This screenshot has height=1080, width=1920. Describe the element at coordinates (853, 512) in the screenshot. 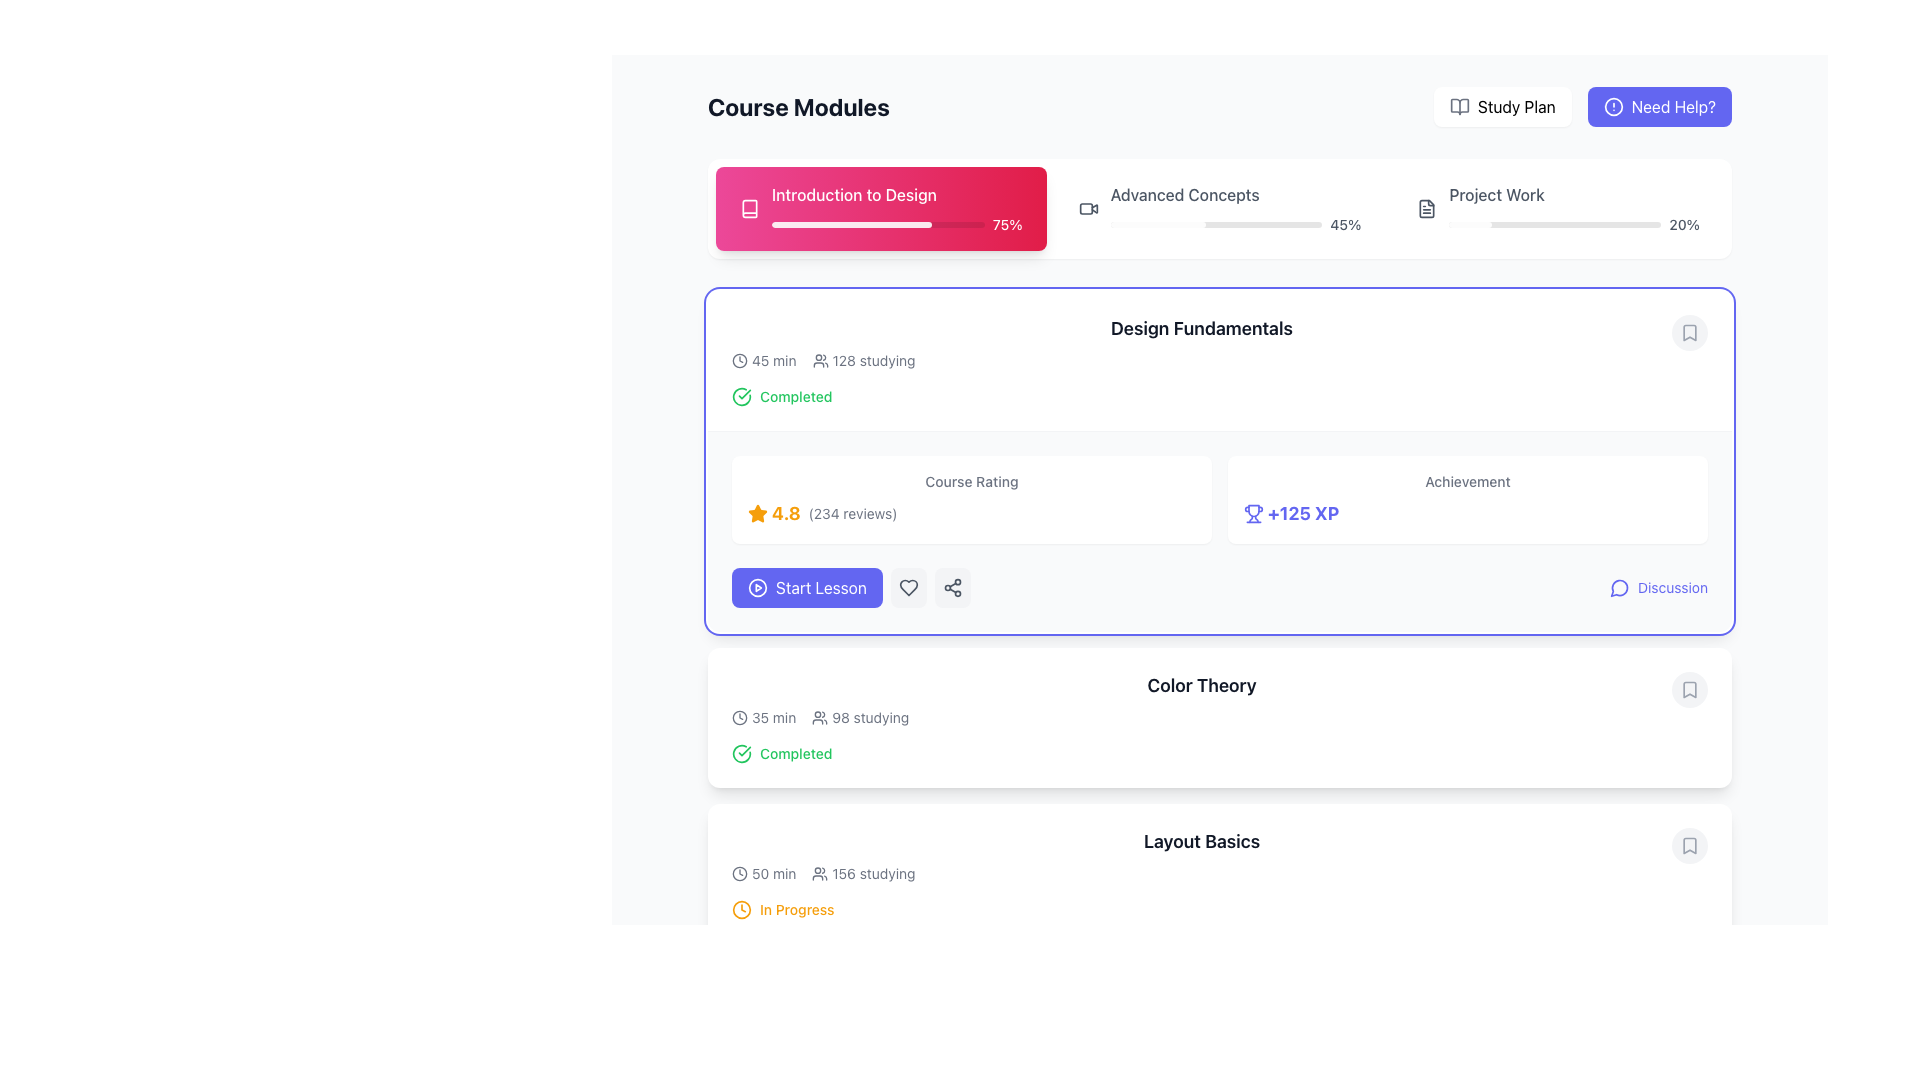

I see `the text label displaying '(234 reviews)' which is styled in a smaller gray font and located next to the '4.8' rating` at that location.